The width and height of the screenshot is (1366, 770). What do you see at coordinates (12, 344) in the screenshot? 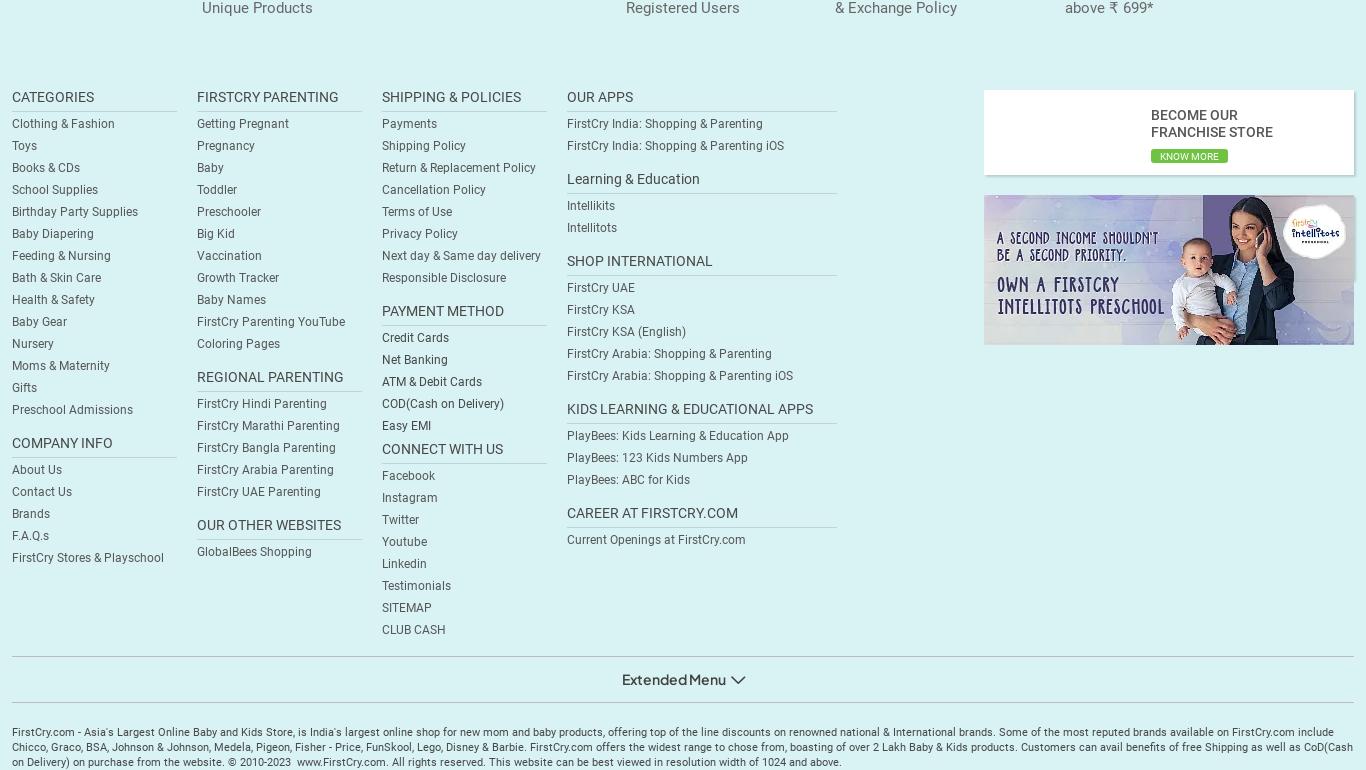
I see `'Nursery'` at bounding box center [12, 344].